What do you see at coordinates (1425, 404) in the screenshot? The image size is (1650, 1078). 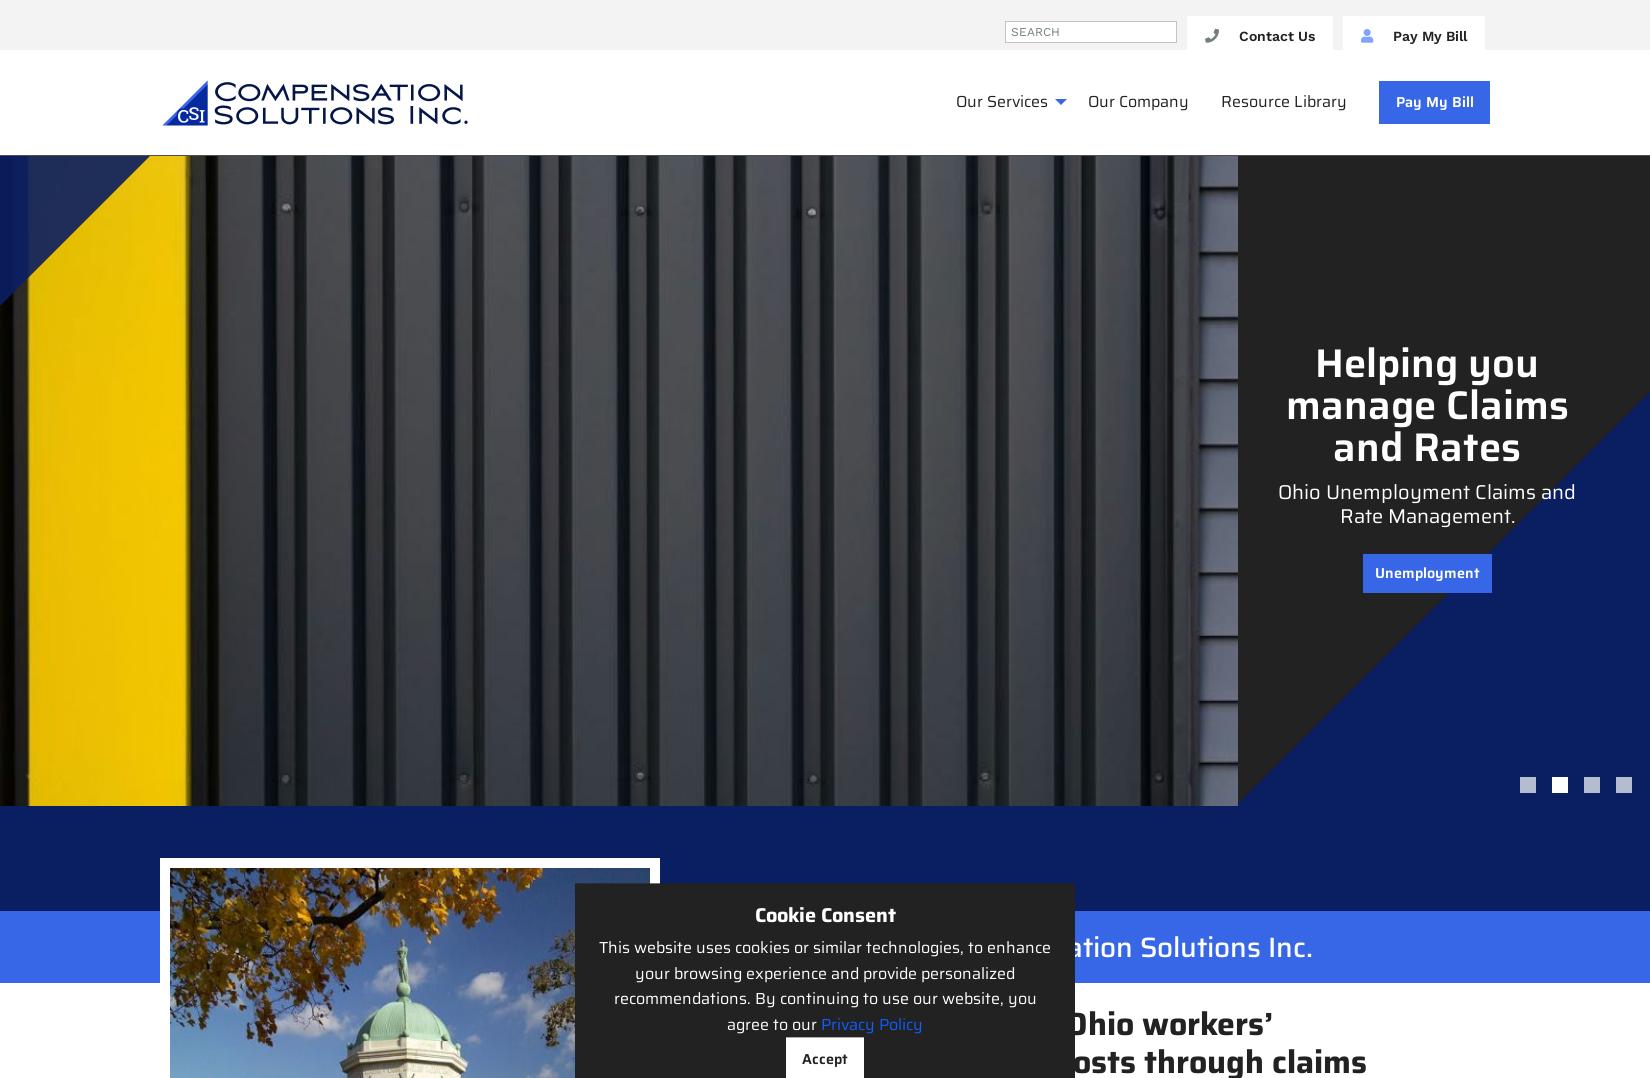 I see `'Helping you manage Claims and Rates'` at bounding box center [1425, 404].